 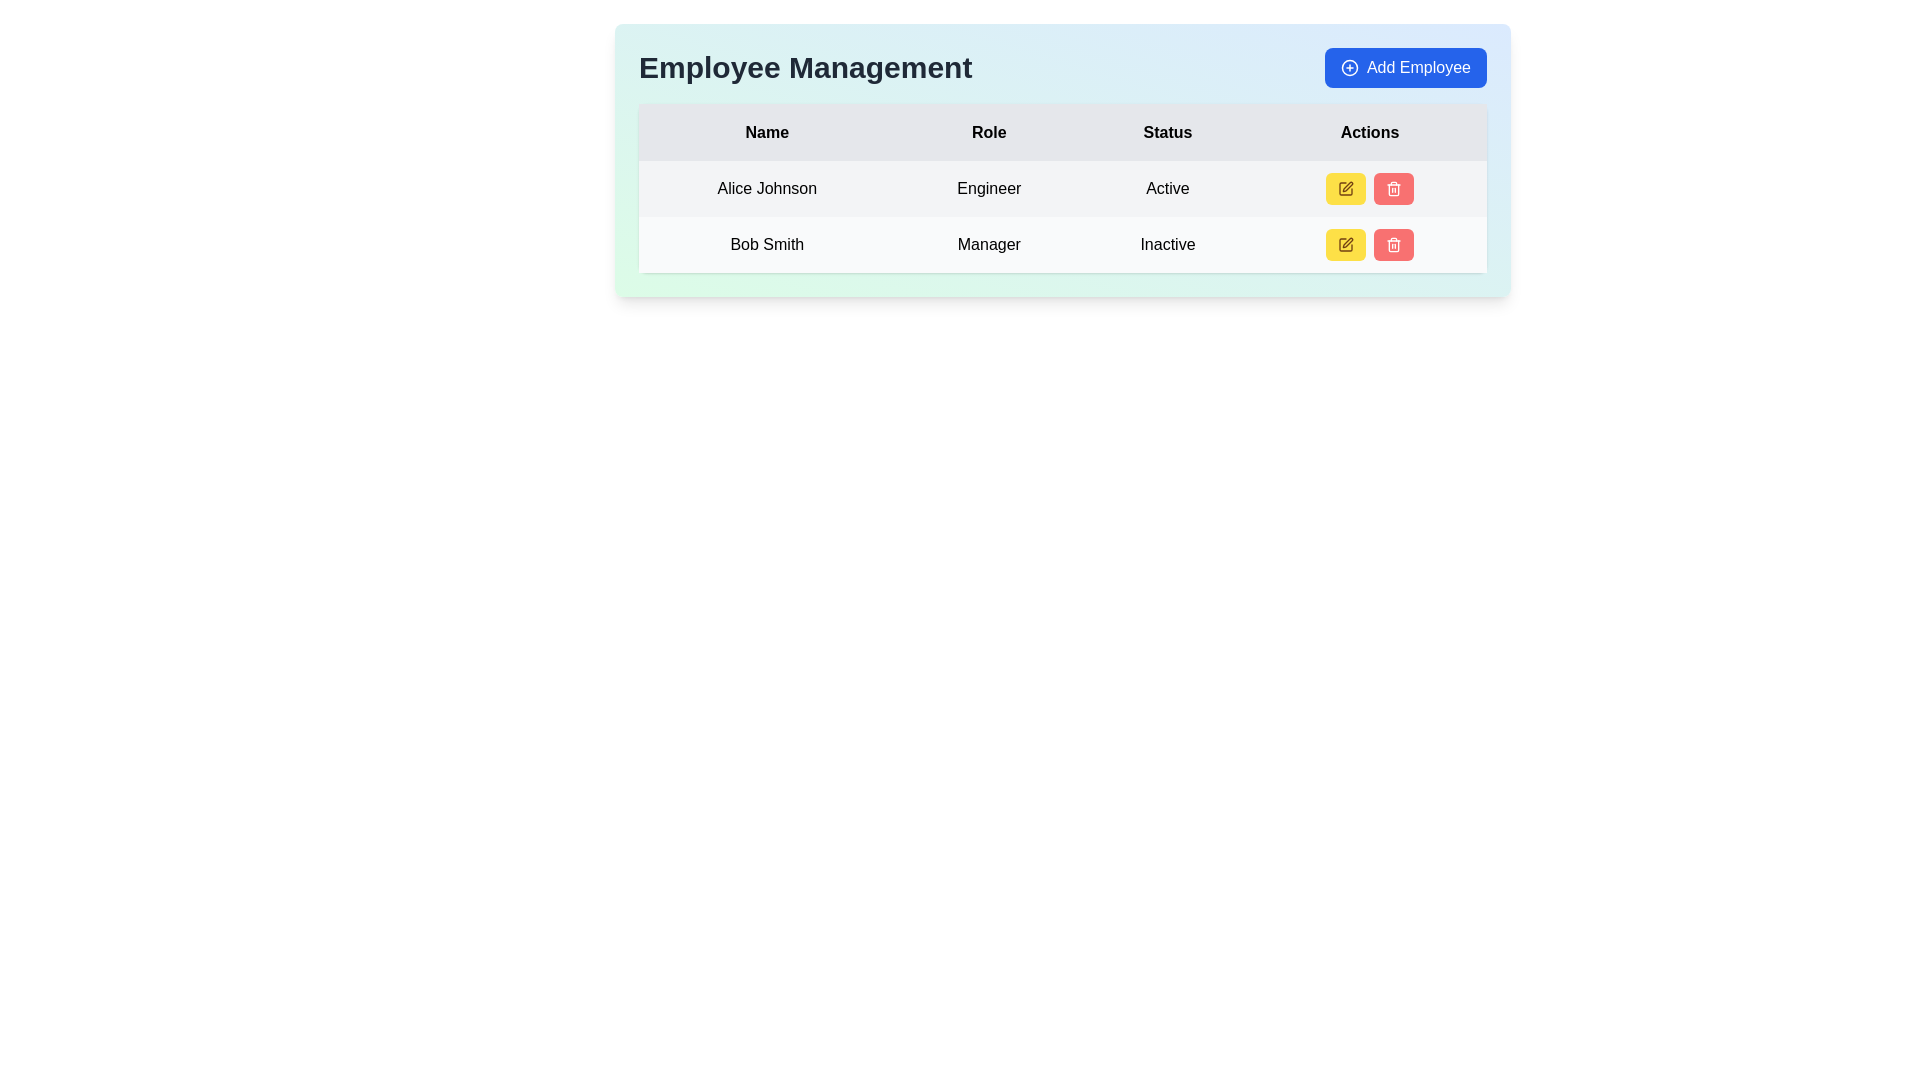 I want to click on the edit icon button located in the 'Actions' column of the second row for 'Bob Smith' in the employee data table, so click(x=1345, y=244).